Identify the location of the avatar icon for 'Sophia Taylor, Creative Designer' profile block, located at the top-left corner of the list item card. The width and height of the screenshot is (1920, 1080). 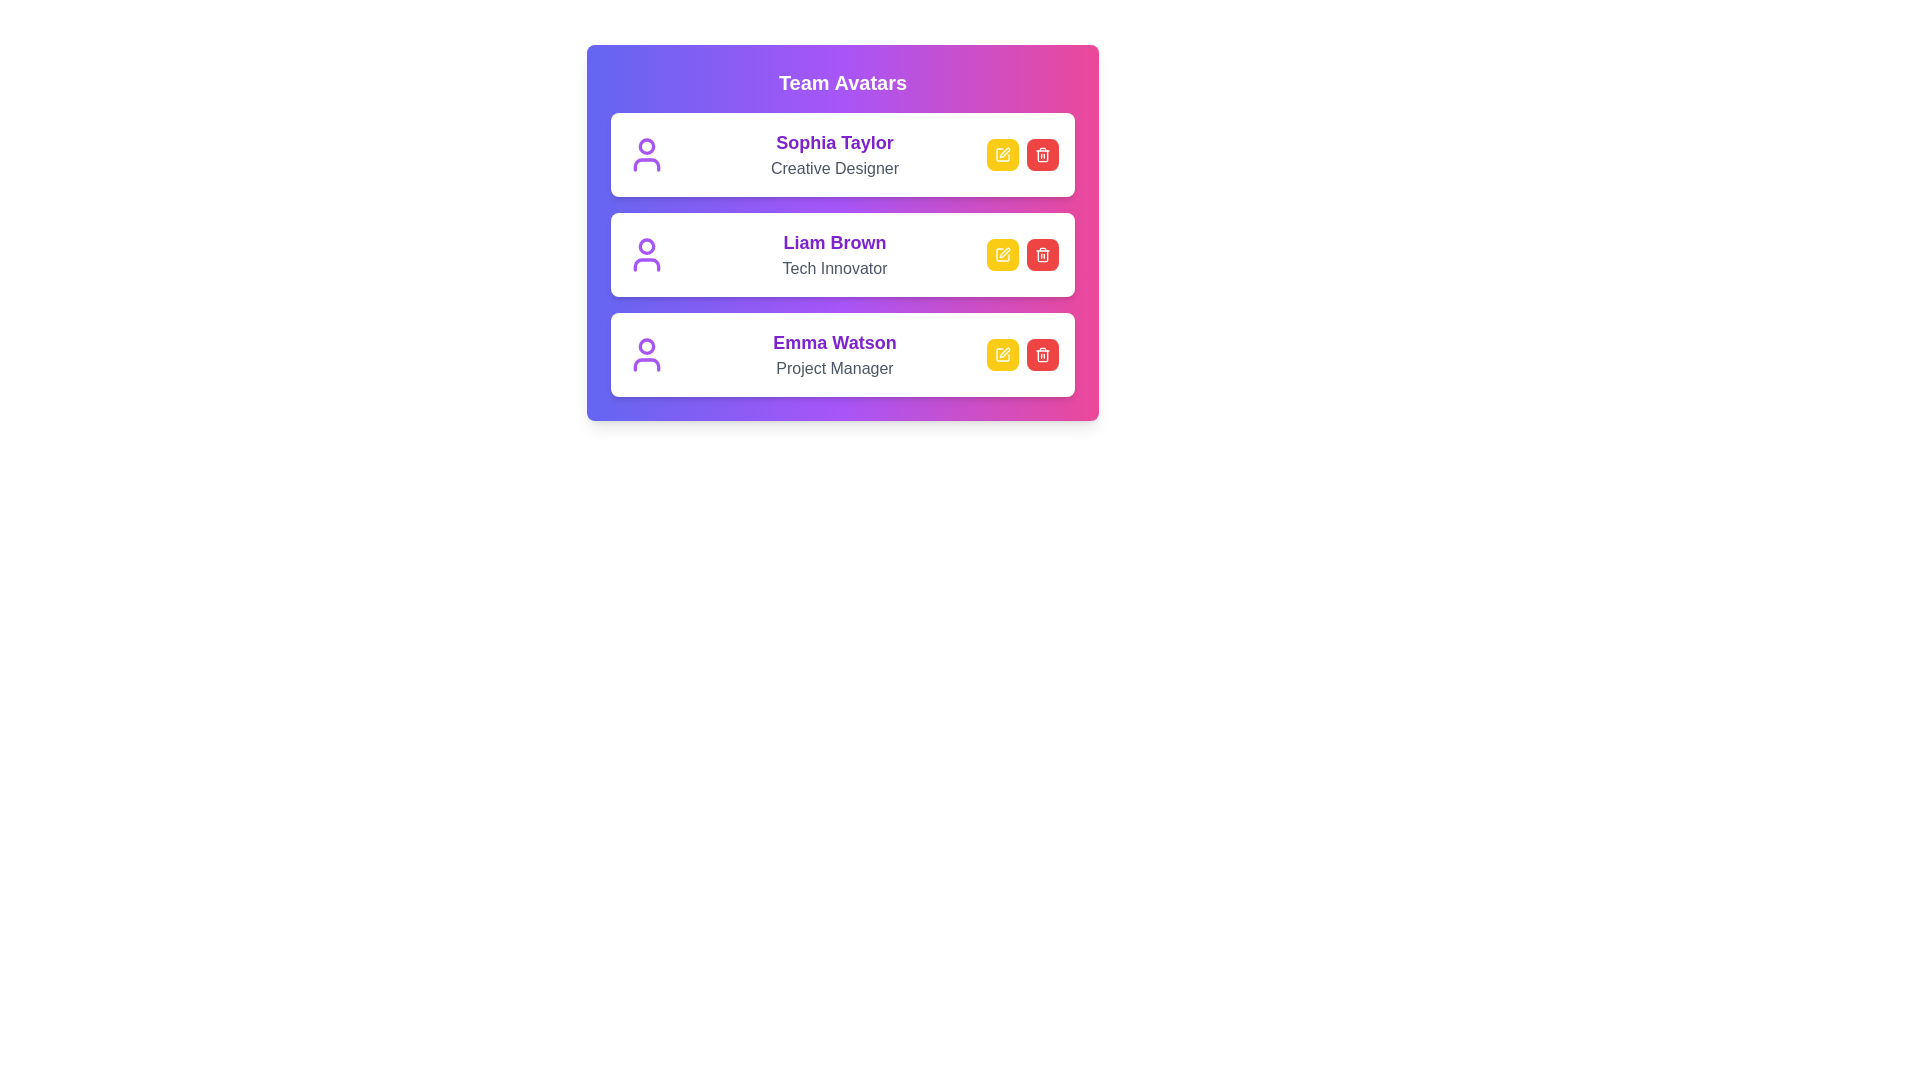
(647, 153).